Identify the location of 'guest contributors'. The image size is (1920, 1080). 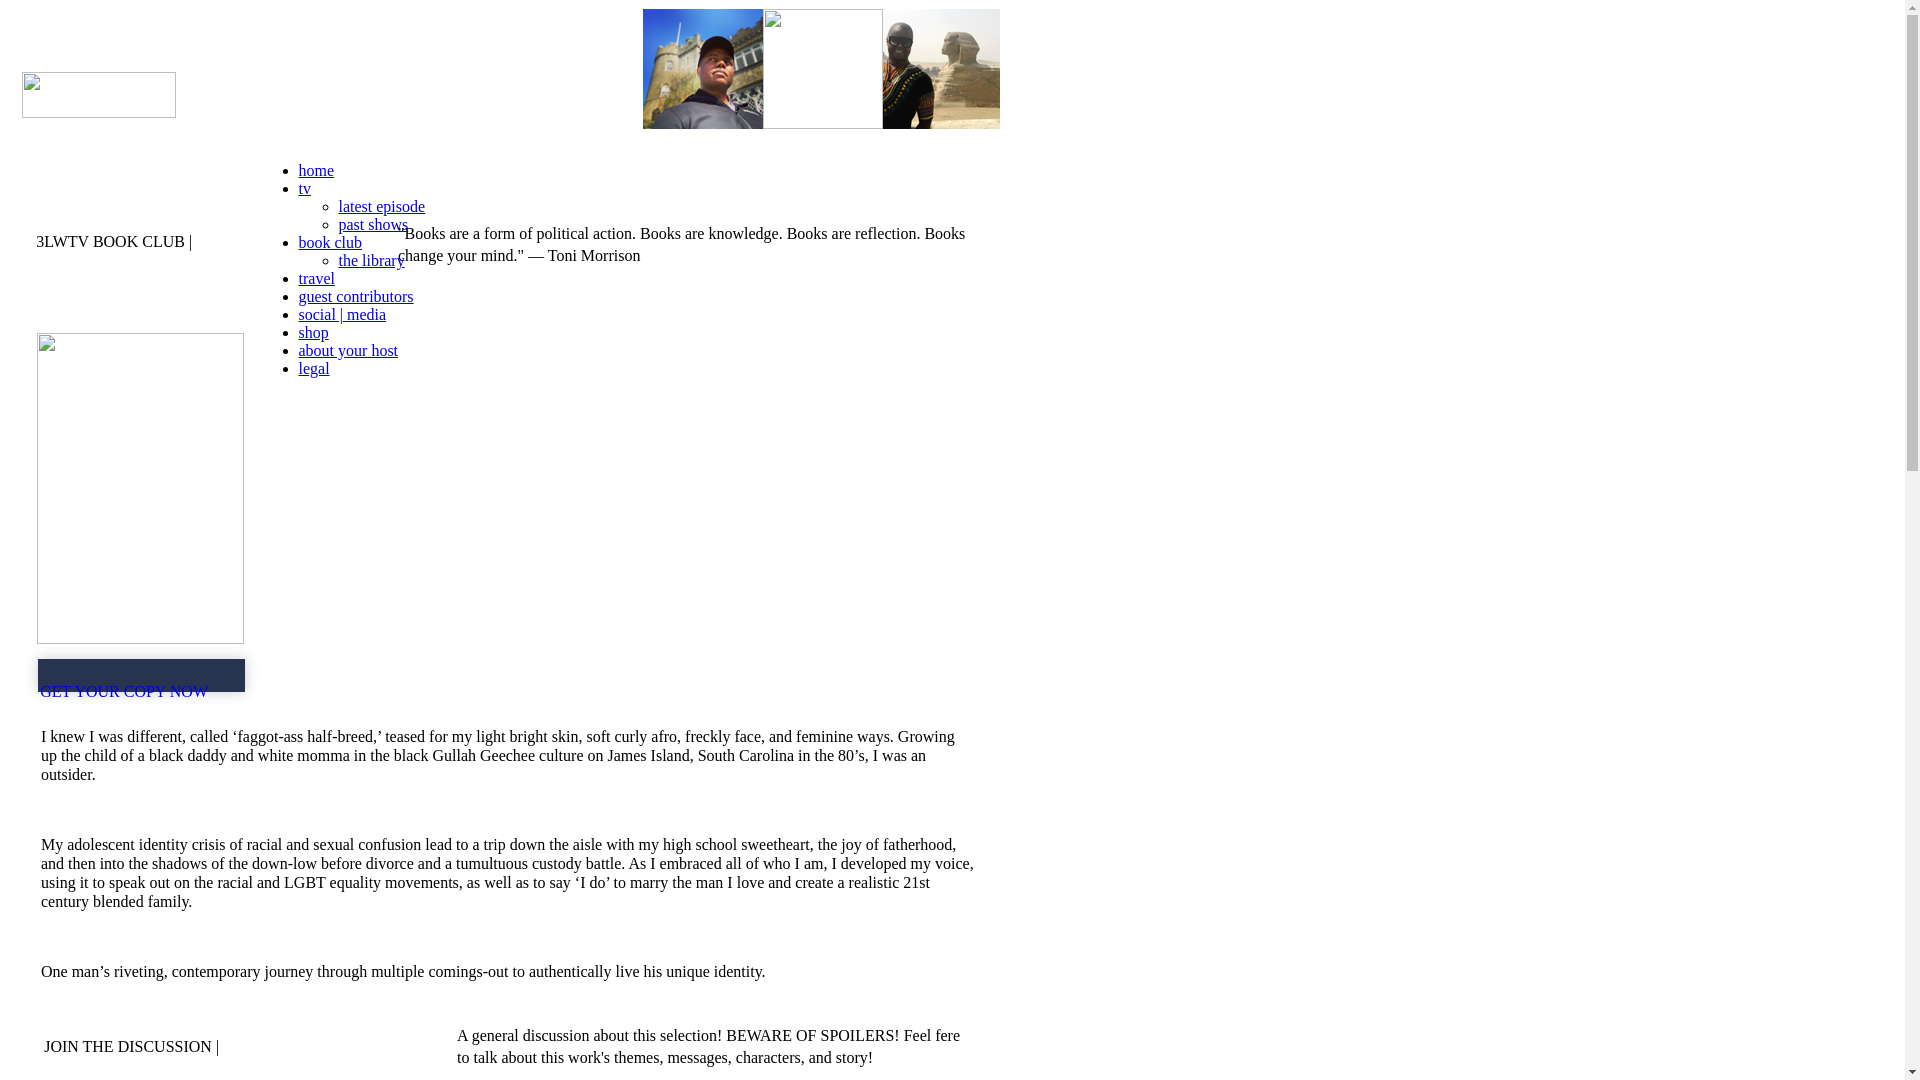
(355, 296).